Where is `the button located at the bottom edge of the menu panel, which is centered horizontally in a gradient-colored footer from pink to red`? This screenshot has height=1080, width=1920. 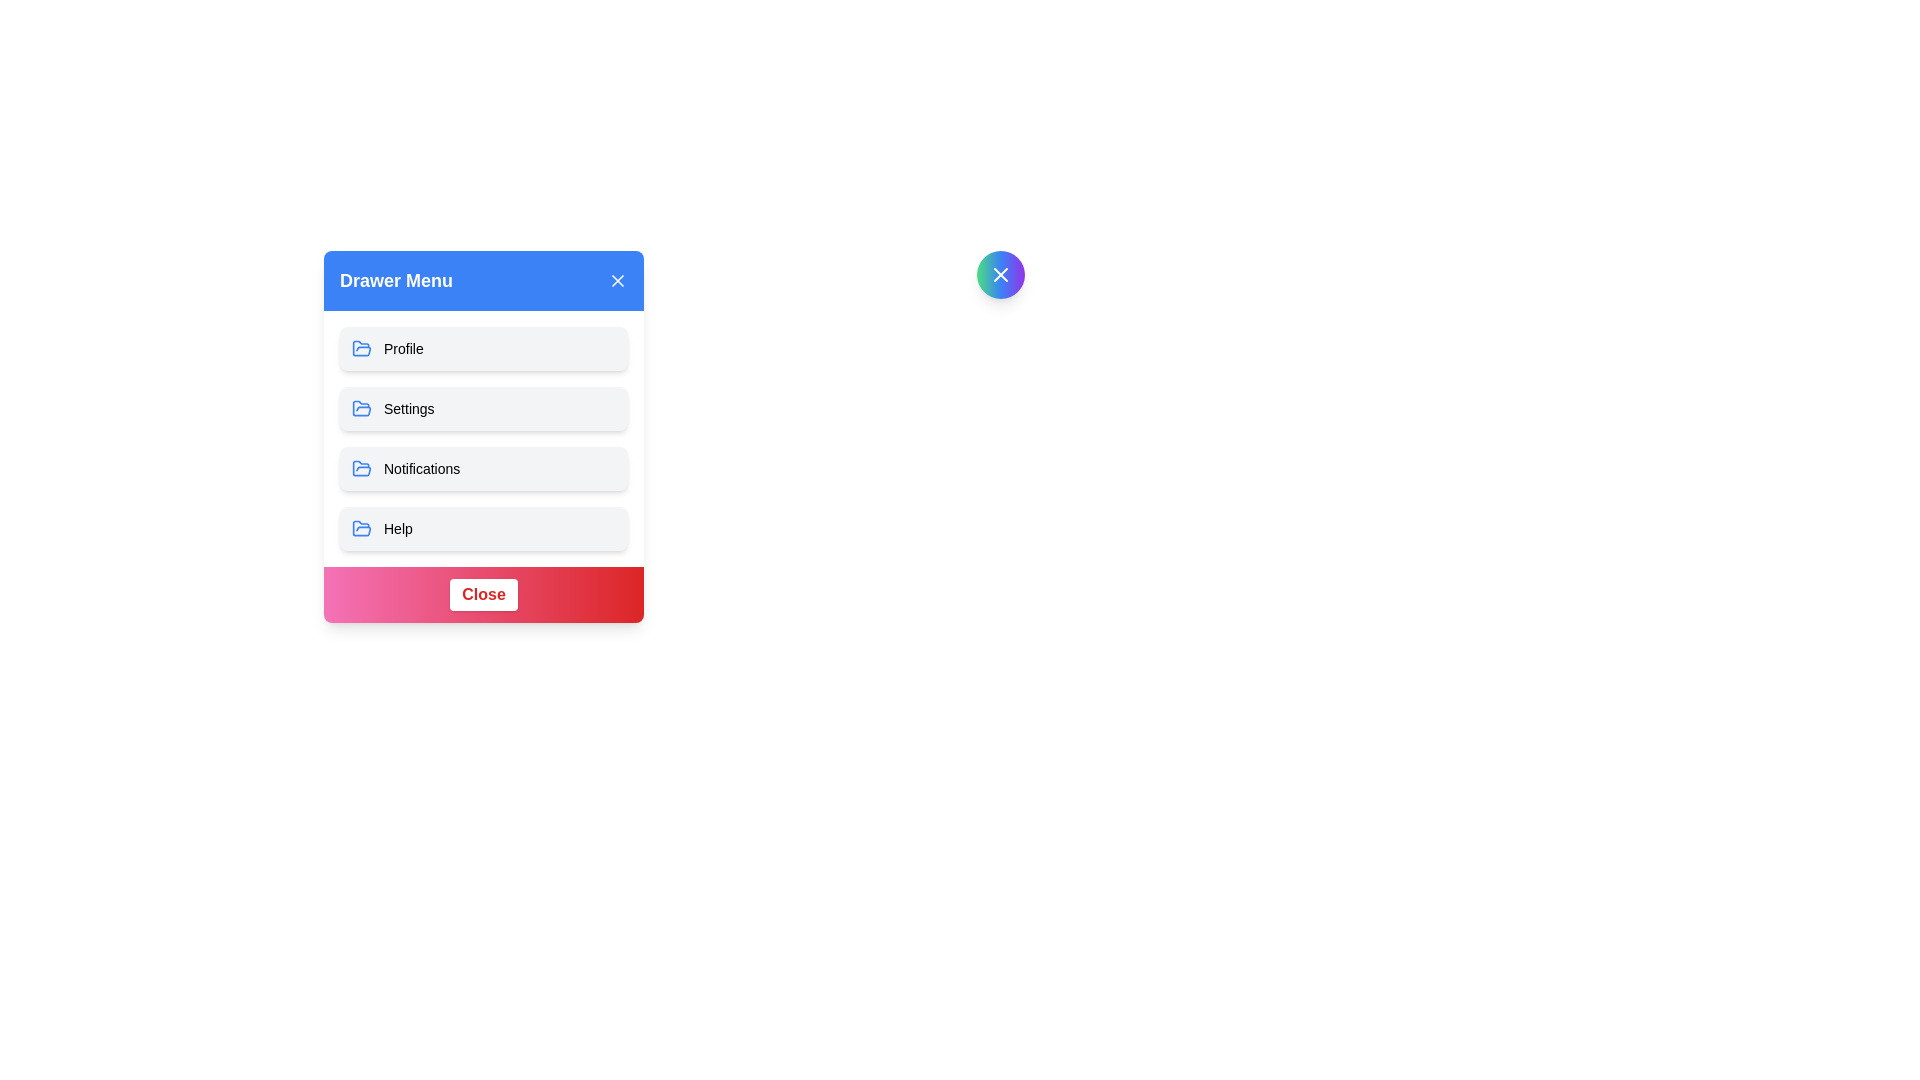 the button located at the bottom edge of the menu panel, which is centered horizontally in a gradient-colored footer from pink to red is located at coordinates (484, 593).